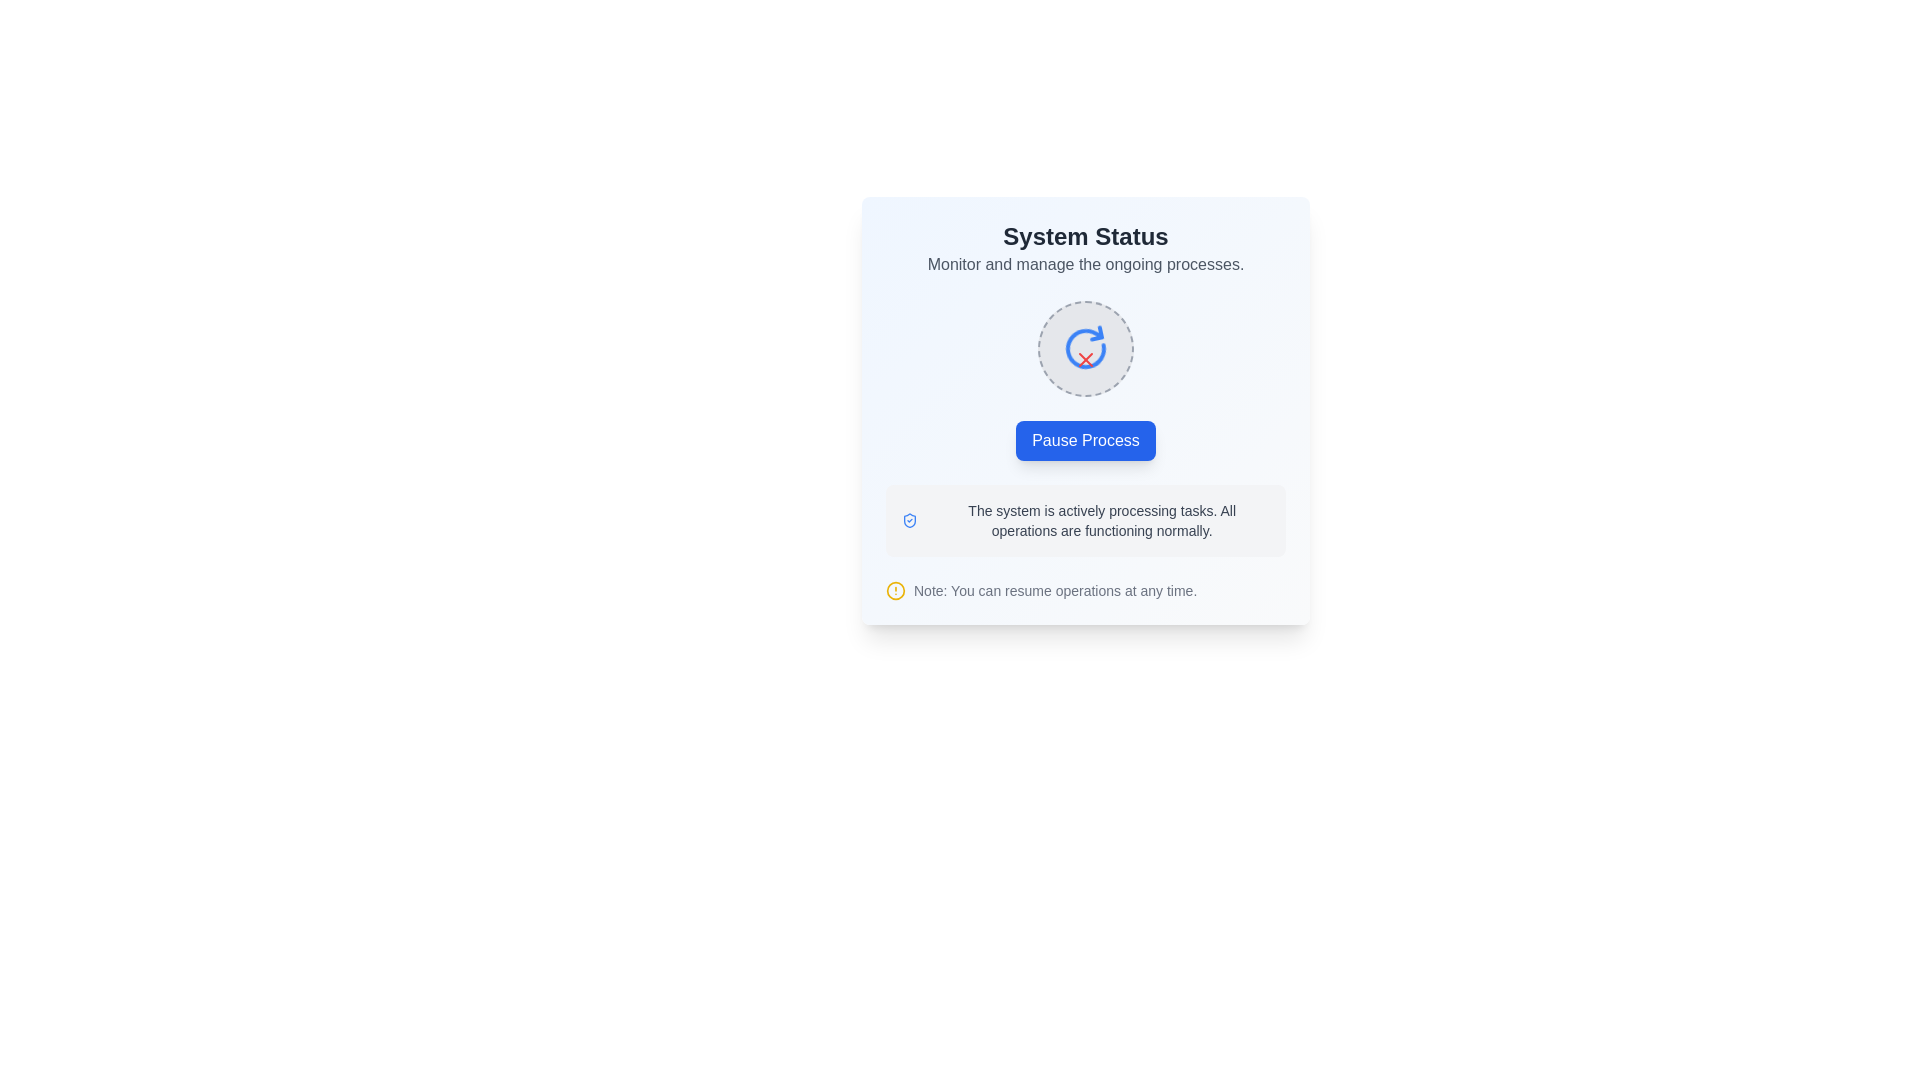  Describe the element at coordinates (1084, 589) in the screenshot. I see `the informational text with the alert icon that displays the note 'Note: You can resume operations at any time.'` at that location.